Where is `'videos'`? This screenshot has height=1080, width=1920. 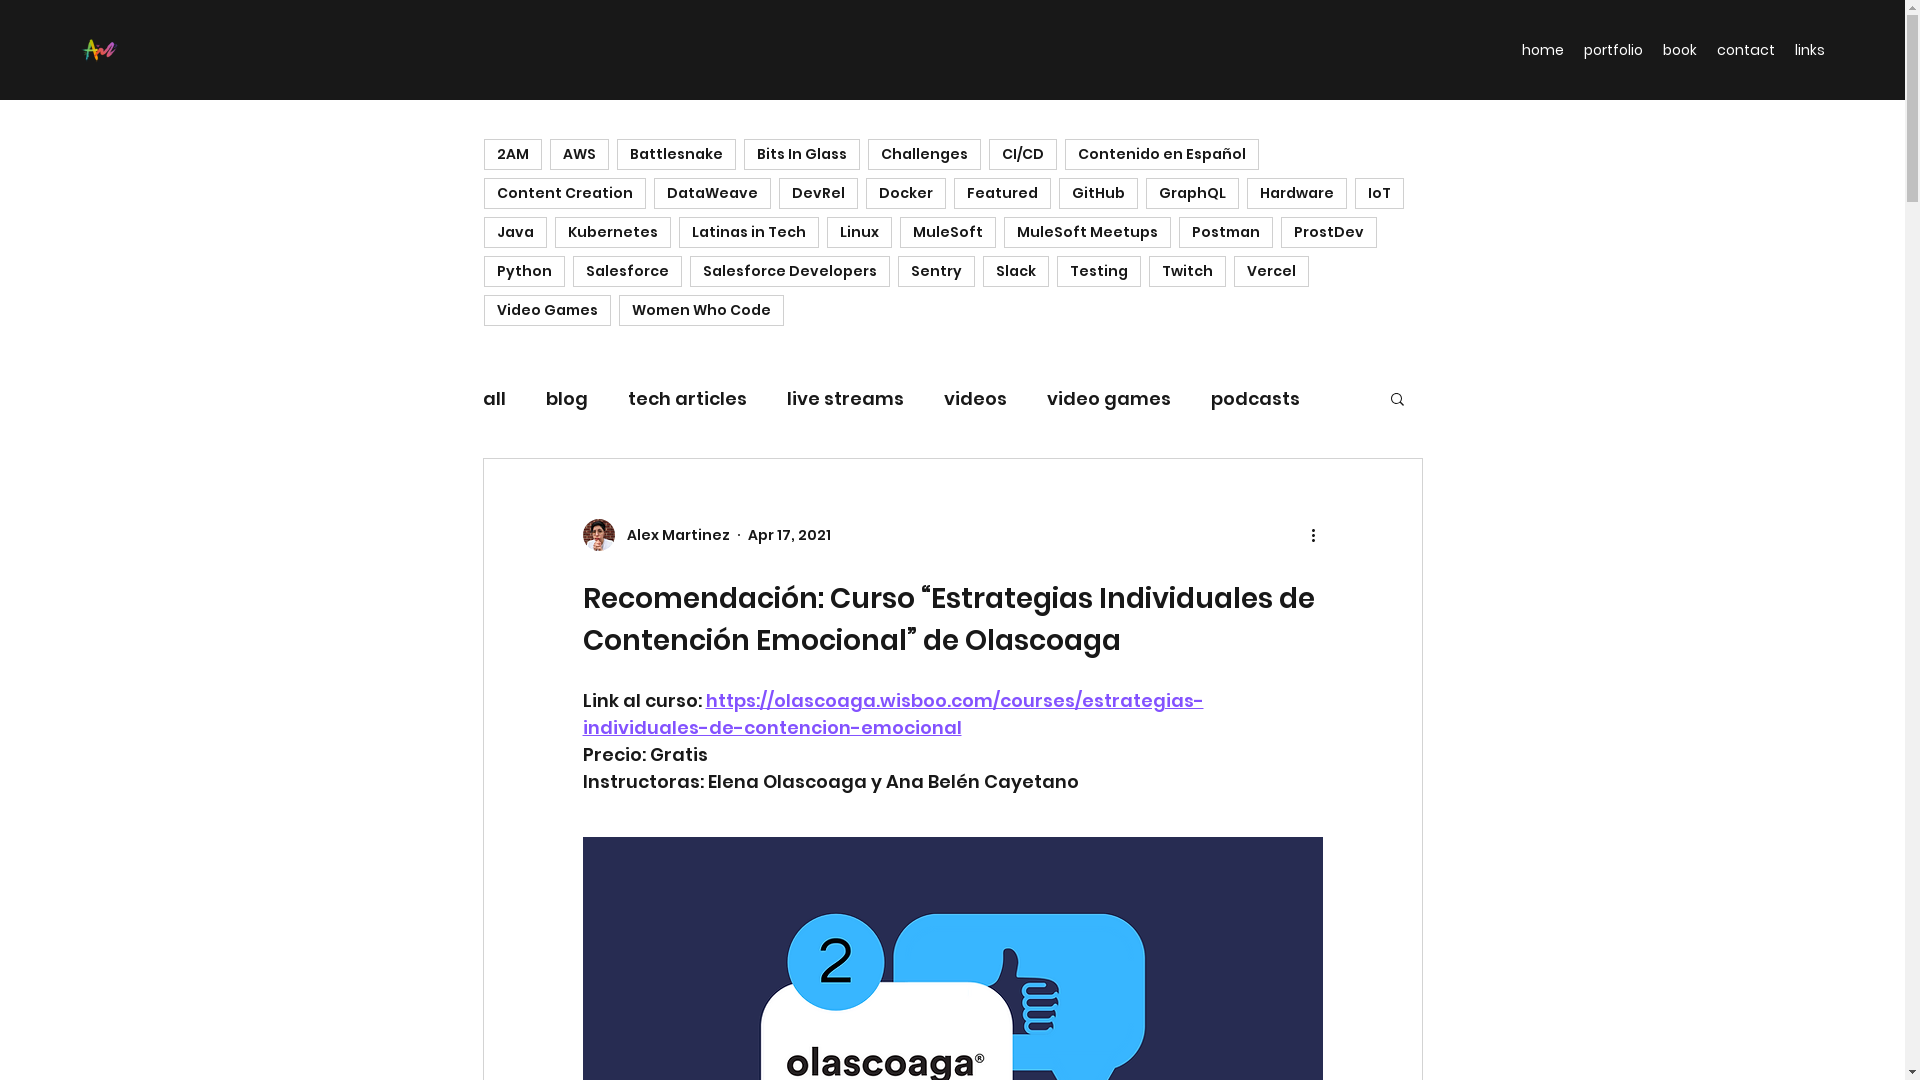 'videos' is located at coordinates (975, 397).